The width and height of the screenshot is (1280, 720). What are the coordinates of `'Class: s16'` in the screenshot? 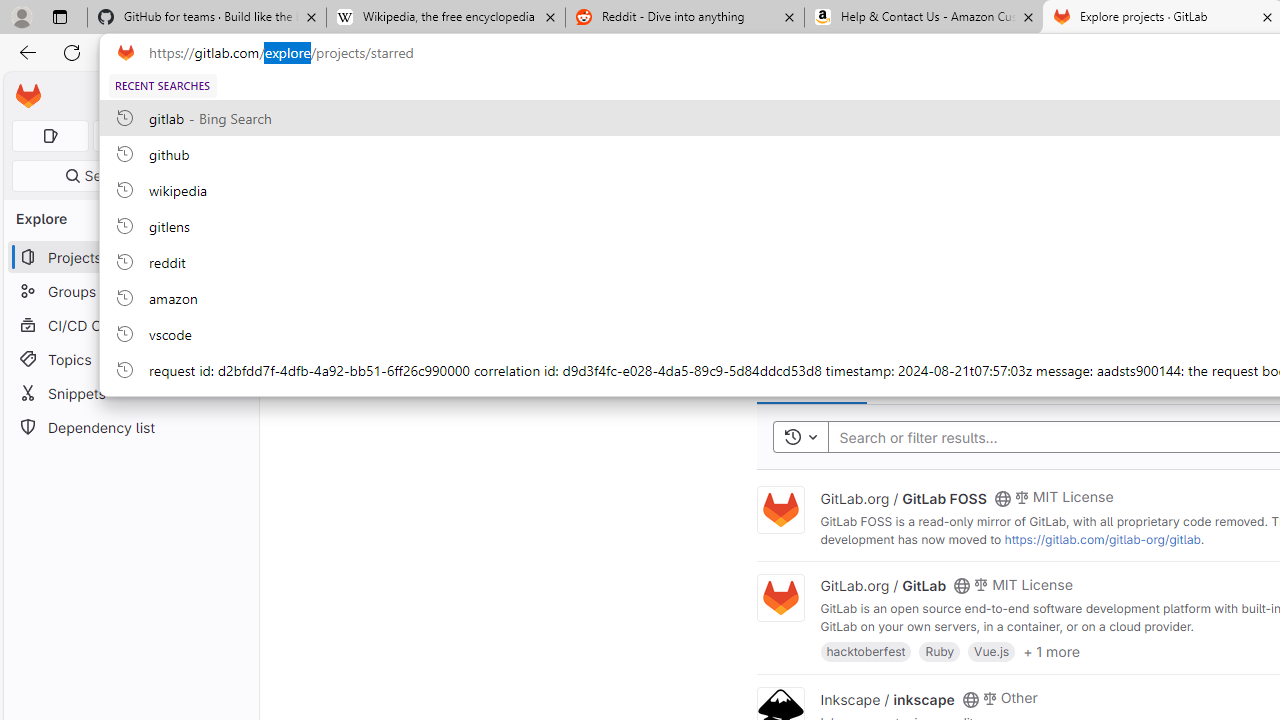 It's located at (970, 698).